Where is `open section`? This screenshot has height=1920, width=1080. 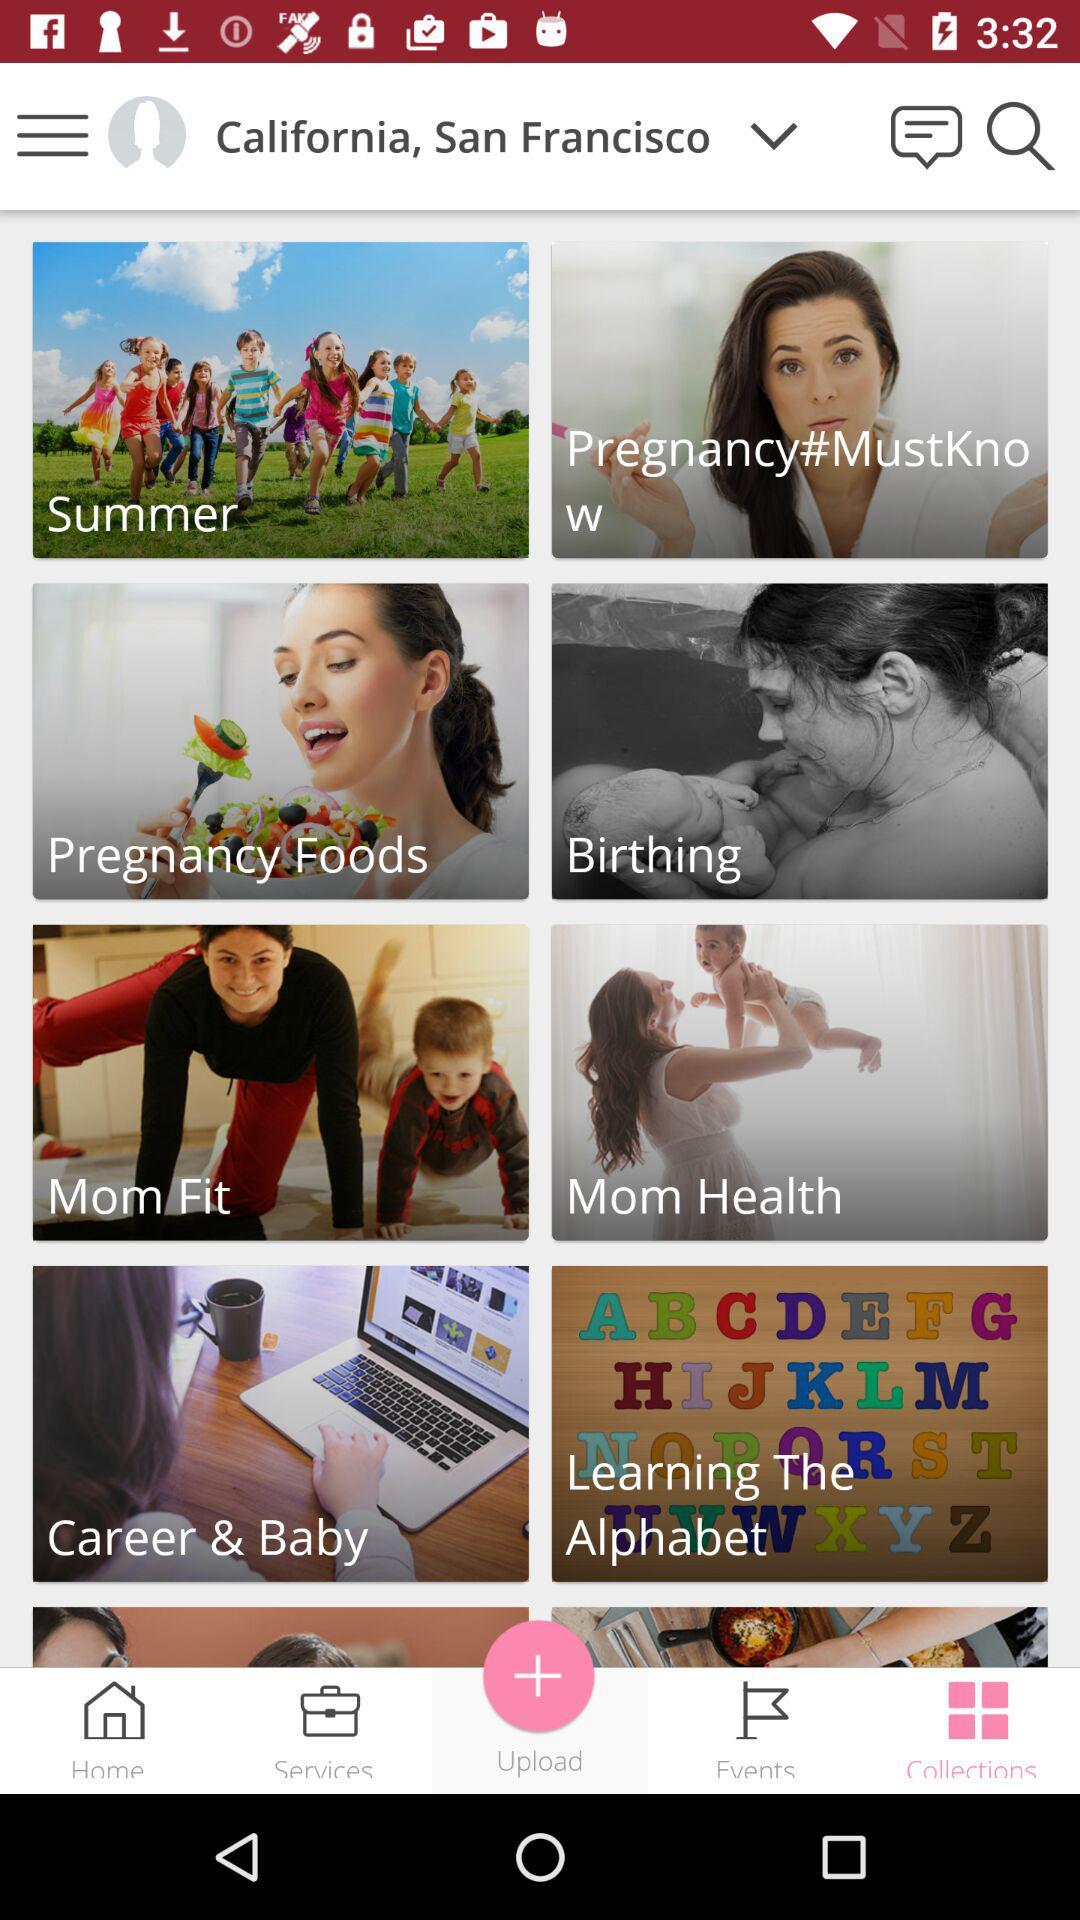 open section is located at coordinates (798, 1081).